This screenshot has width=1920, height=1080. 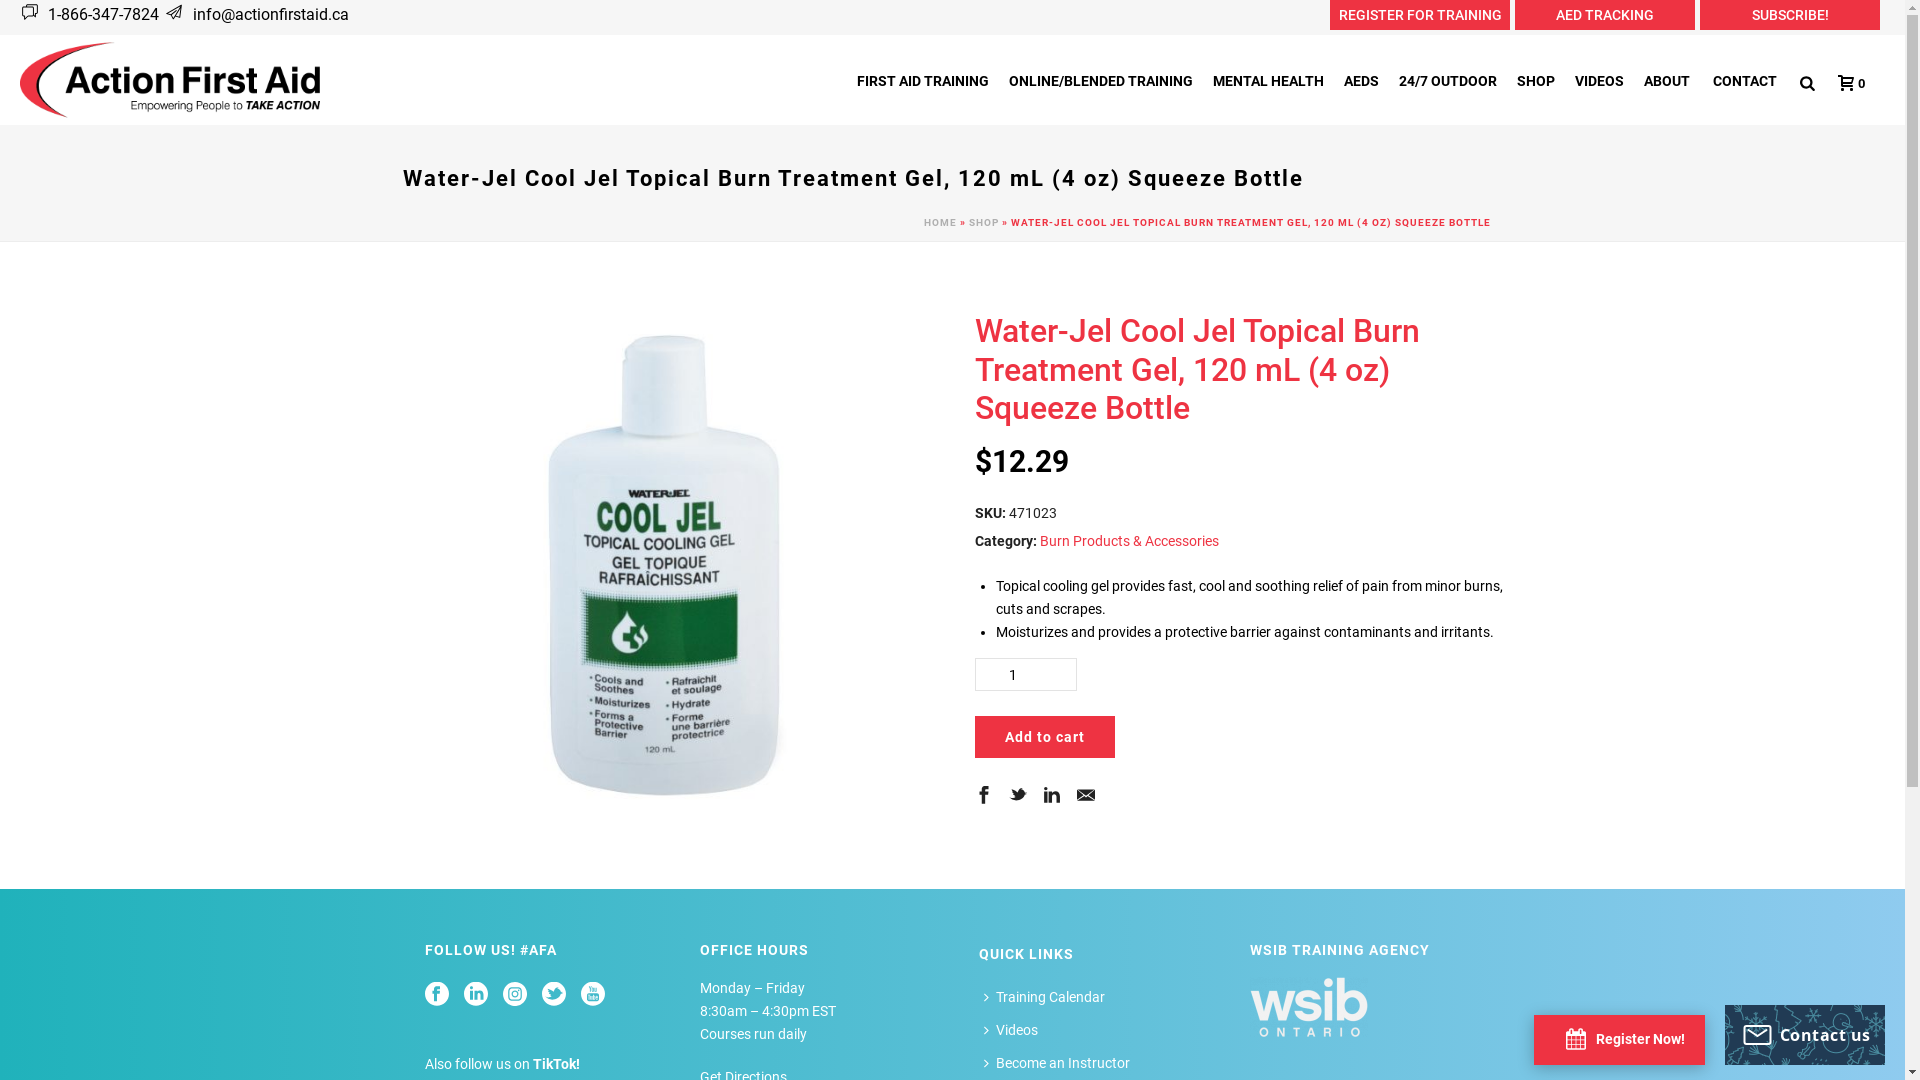 What do you see at coordinates (1419, 15) in the screenshot?
I see `'REGISTER FOR TRAINING'` at bounding box center [1419, 15].